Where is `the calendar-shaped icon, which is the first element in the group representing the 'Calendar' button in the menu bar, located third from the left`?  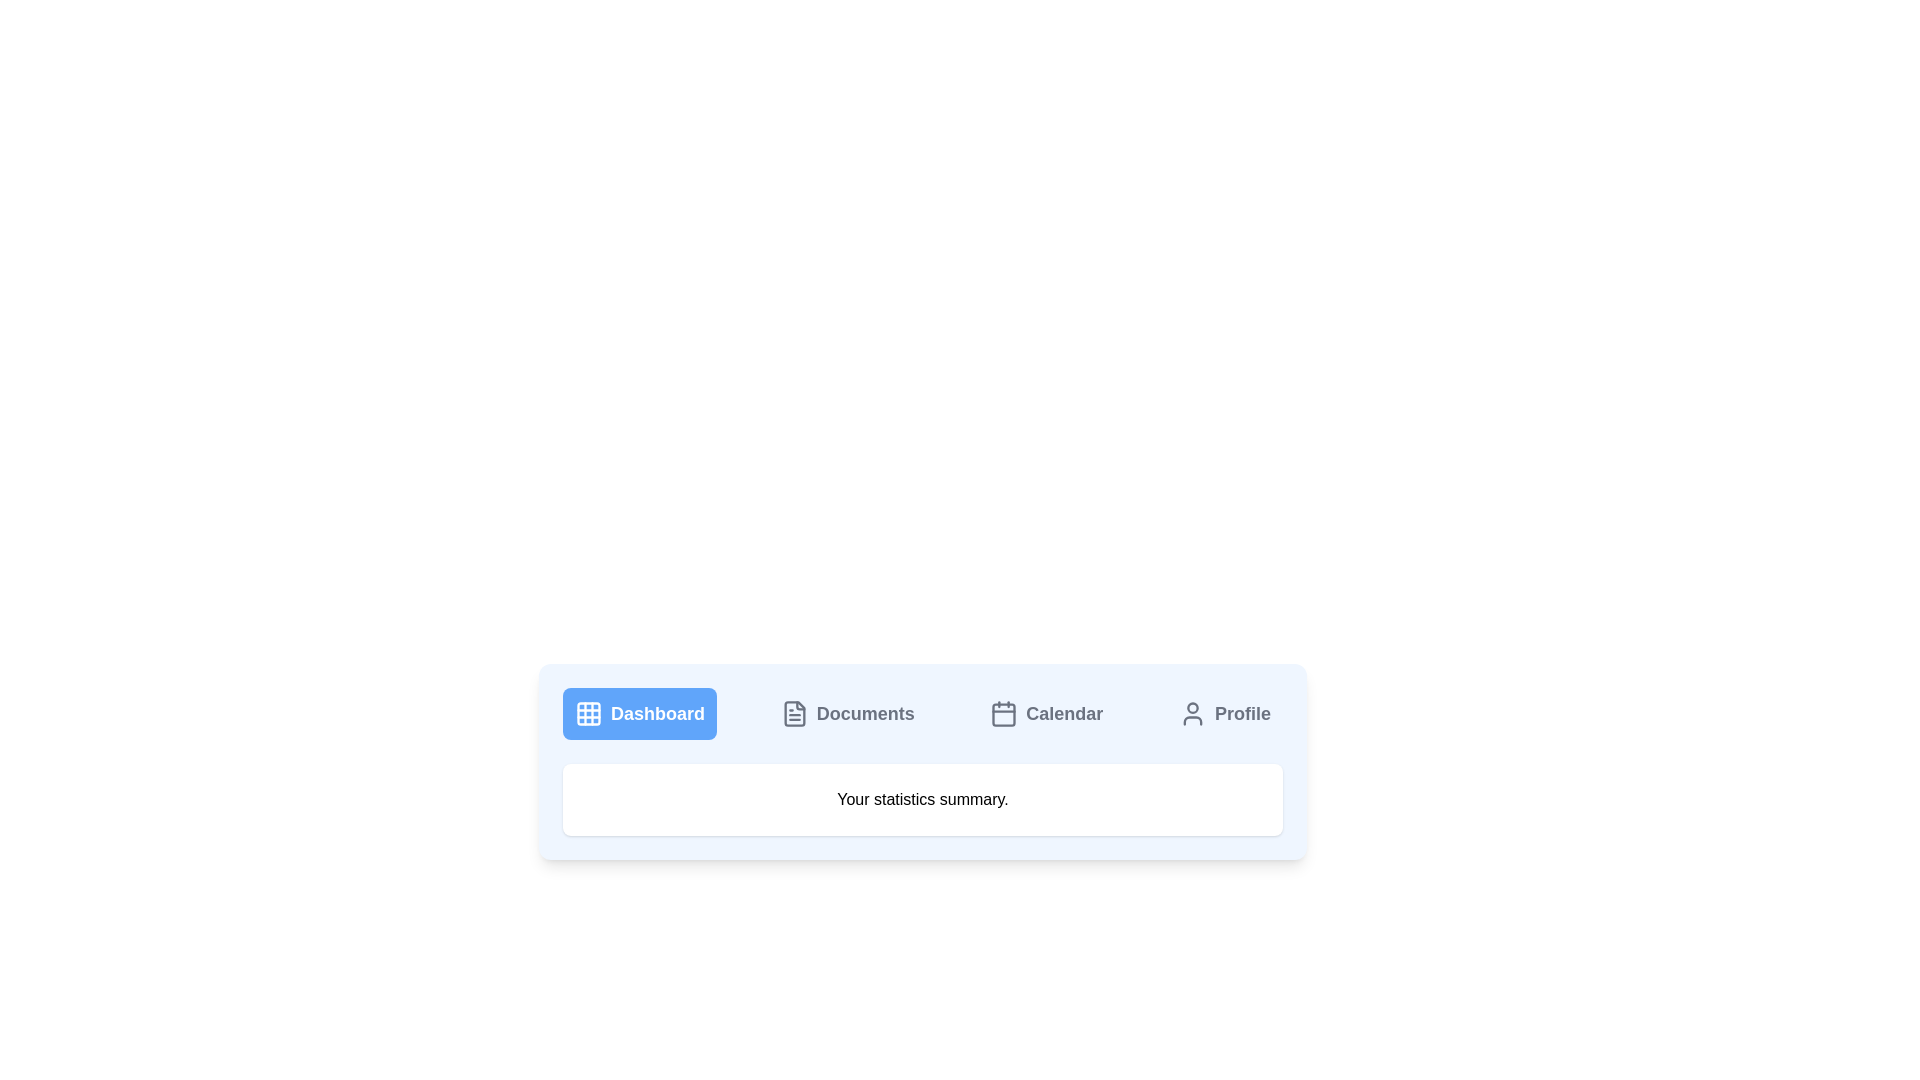 the calendar-shaped icon, which is the first element in the group representing the 'Calendar' button in the menu bar, located third from the left is located at coordinates (1004, 712).